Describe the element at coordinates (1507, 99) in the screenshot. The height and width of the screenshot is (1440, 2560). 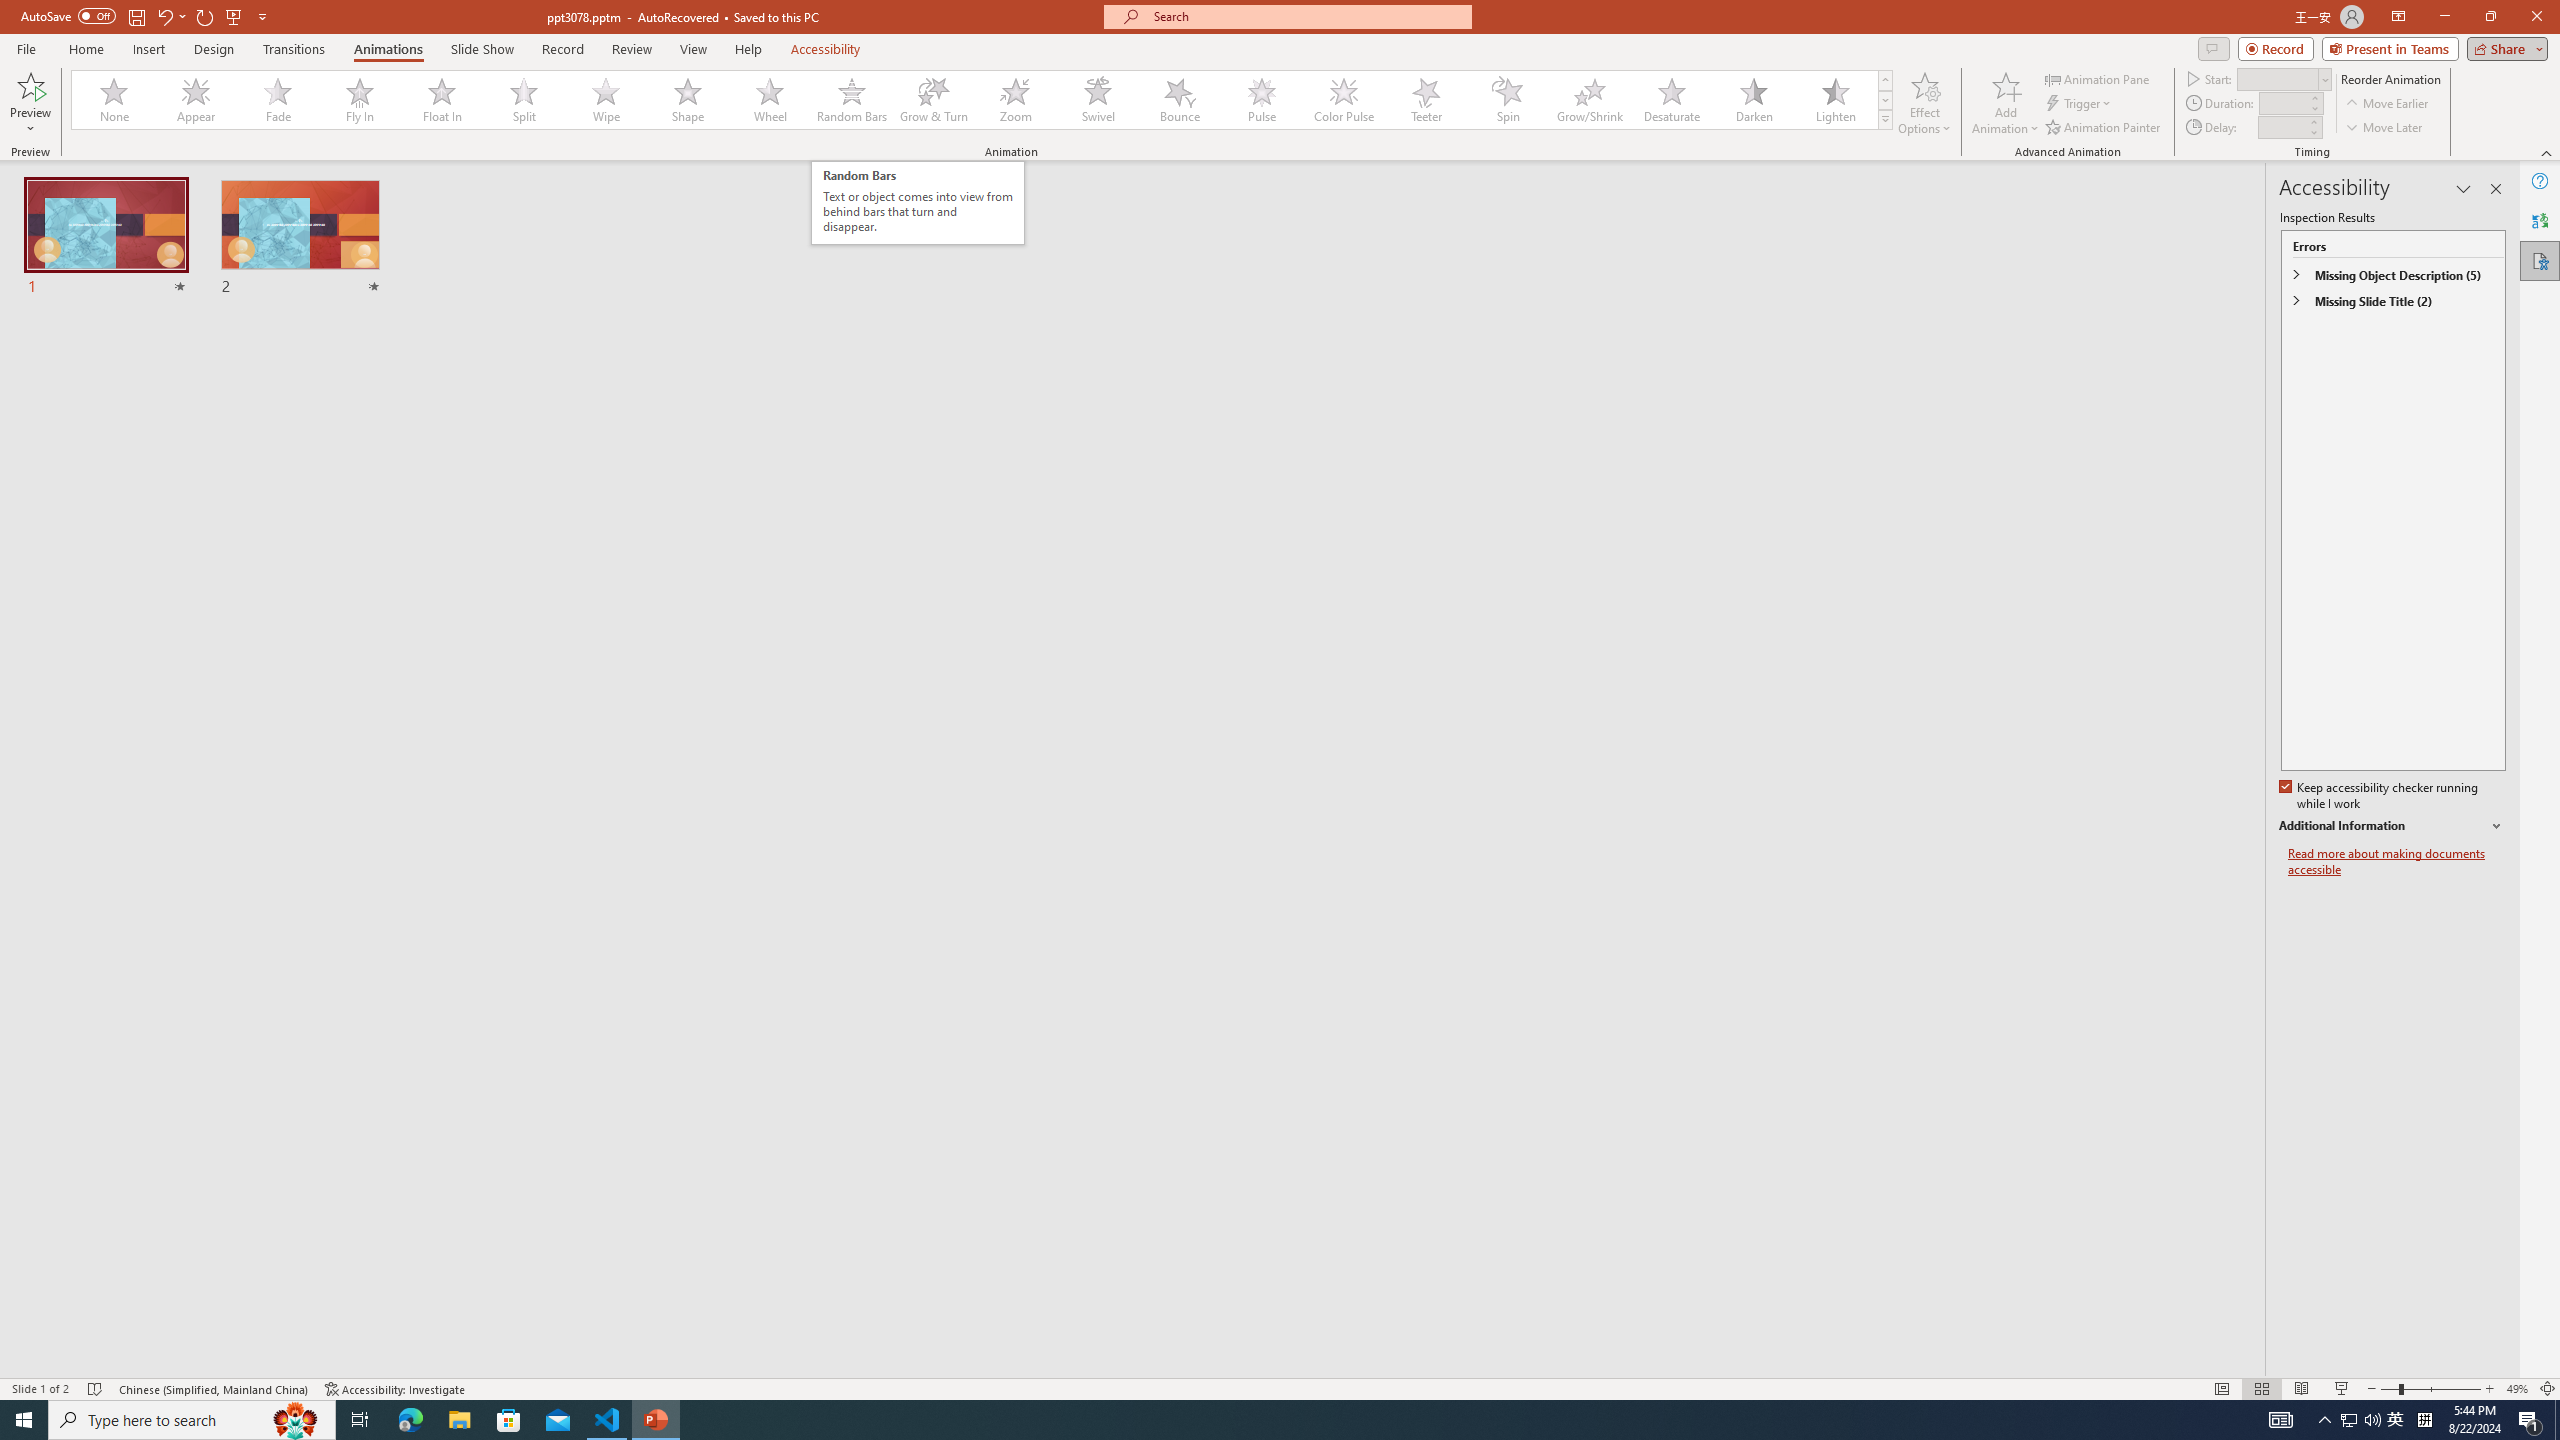
I see `'Spin'` at that location.